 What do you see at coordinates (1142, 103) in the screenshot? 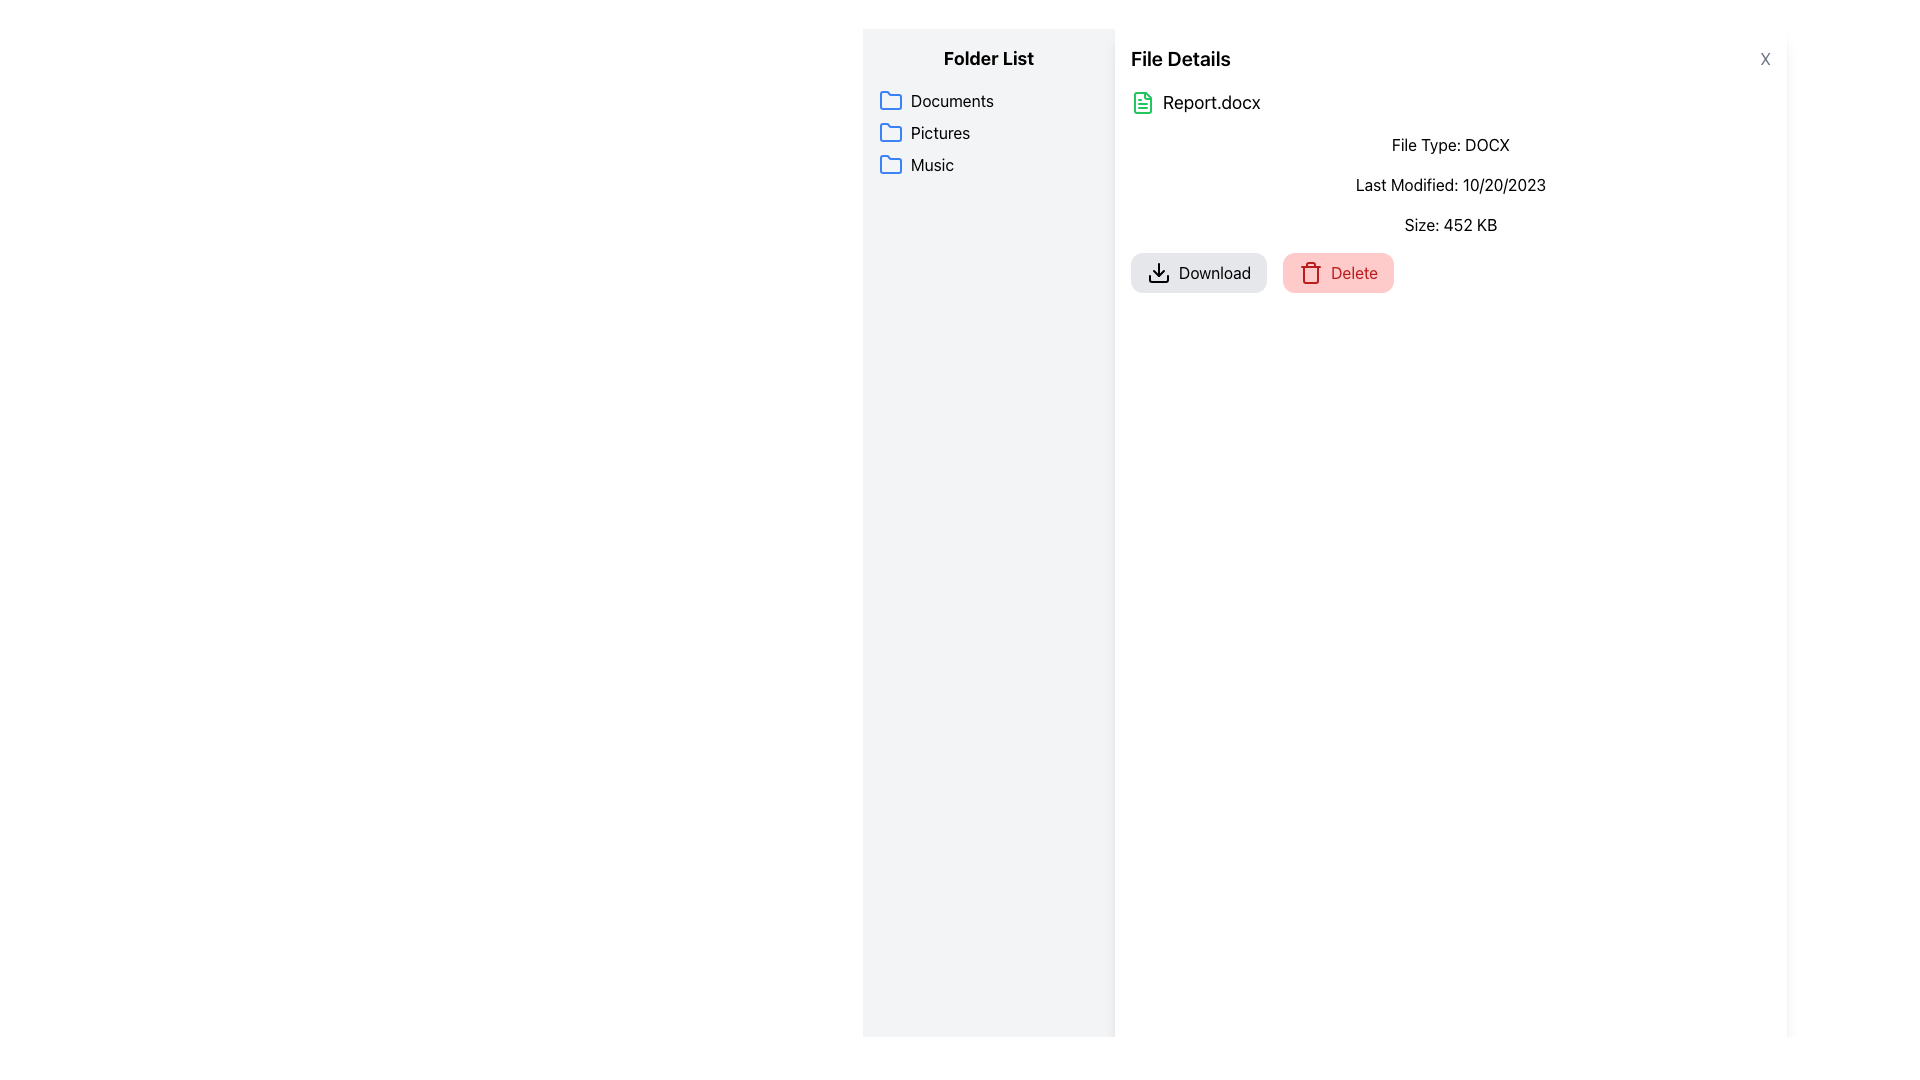
I see `the file document icon representing 'Report.docx', which is styled in green and located at the far left of the file listing` at bounding box center [1142, 103].